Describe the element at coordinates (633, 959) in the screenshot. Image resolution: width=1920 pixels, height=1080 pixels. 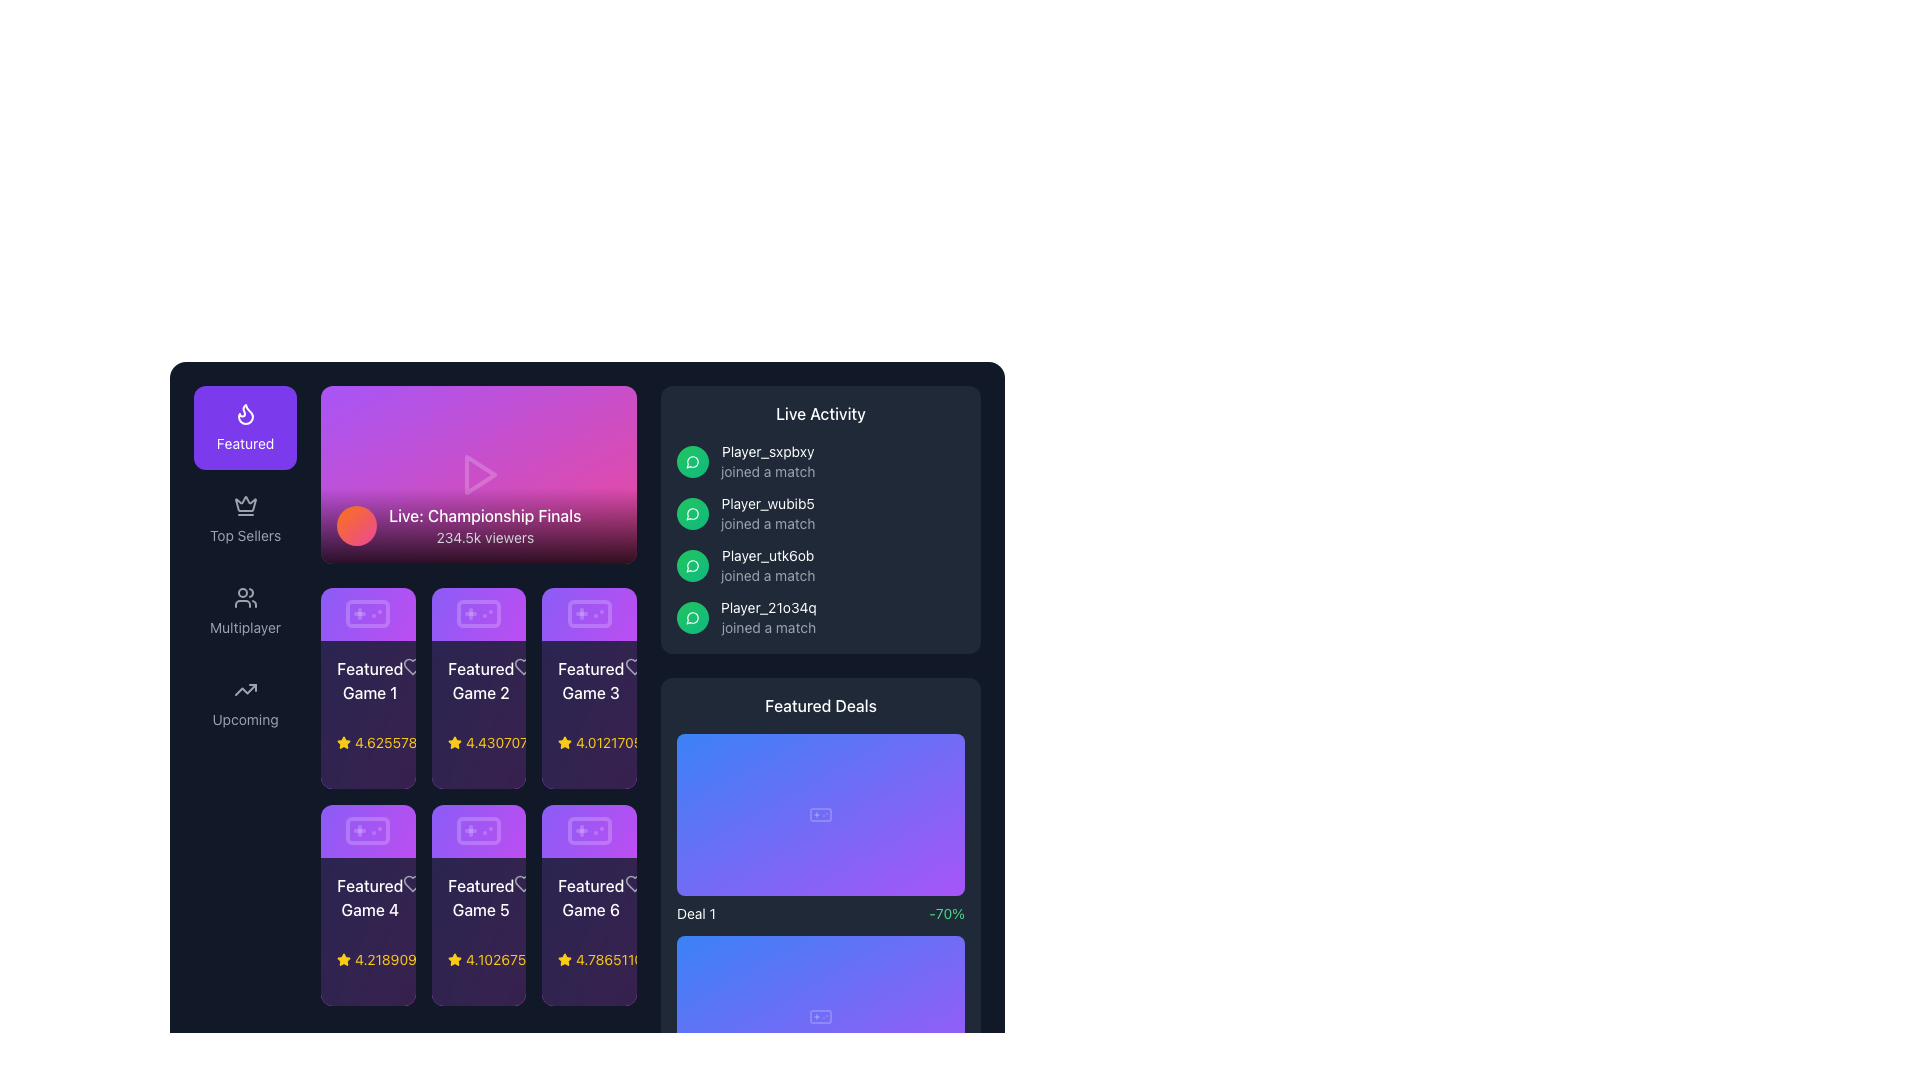
I see `the sixth numerical rating display which consists of a yellow star icon and the text '4.786511040495073' in yellow font, located in the last column of the grid of featured games` at that location.